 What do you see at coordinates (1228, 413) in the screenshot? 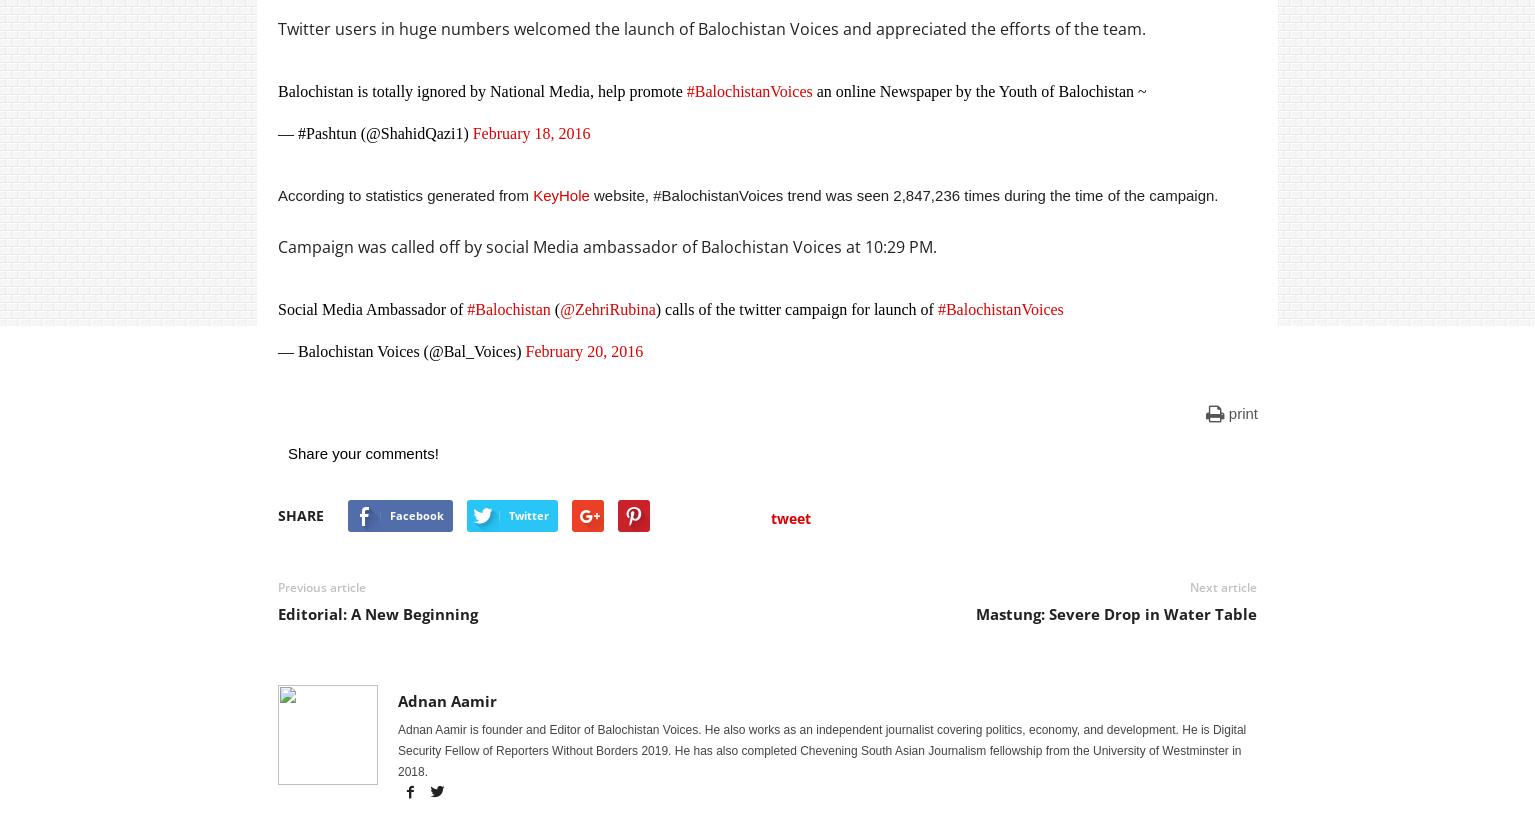
I see `'print'` at bounding box center [1228, 413].